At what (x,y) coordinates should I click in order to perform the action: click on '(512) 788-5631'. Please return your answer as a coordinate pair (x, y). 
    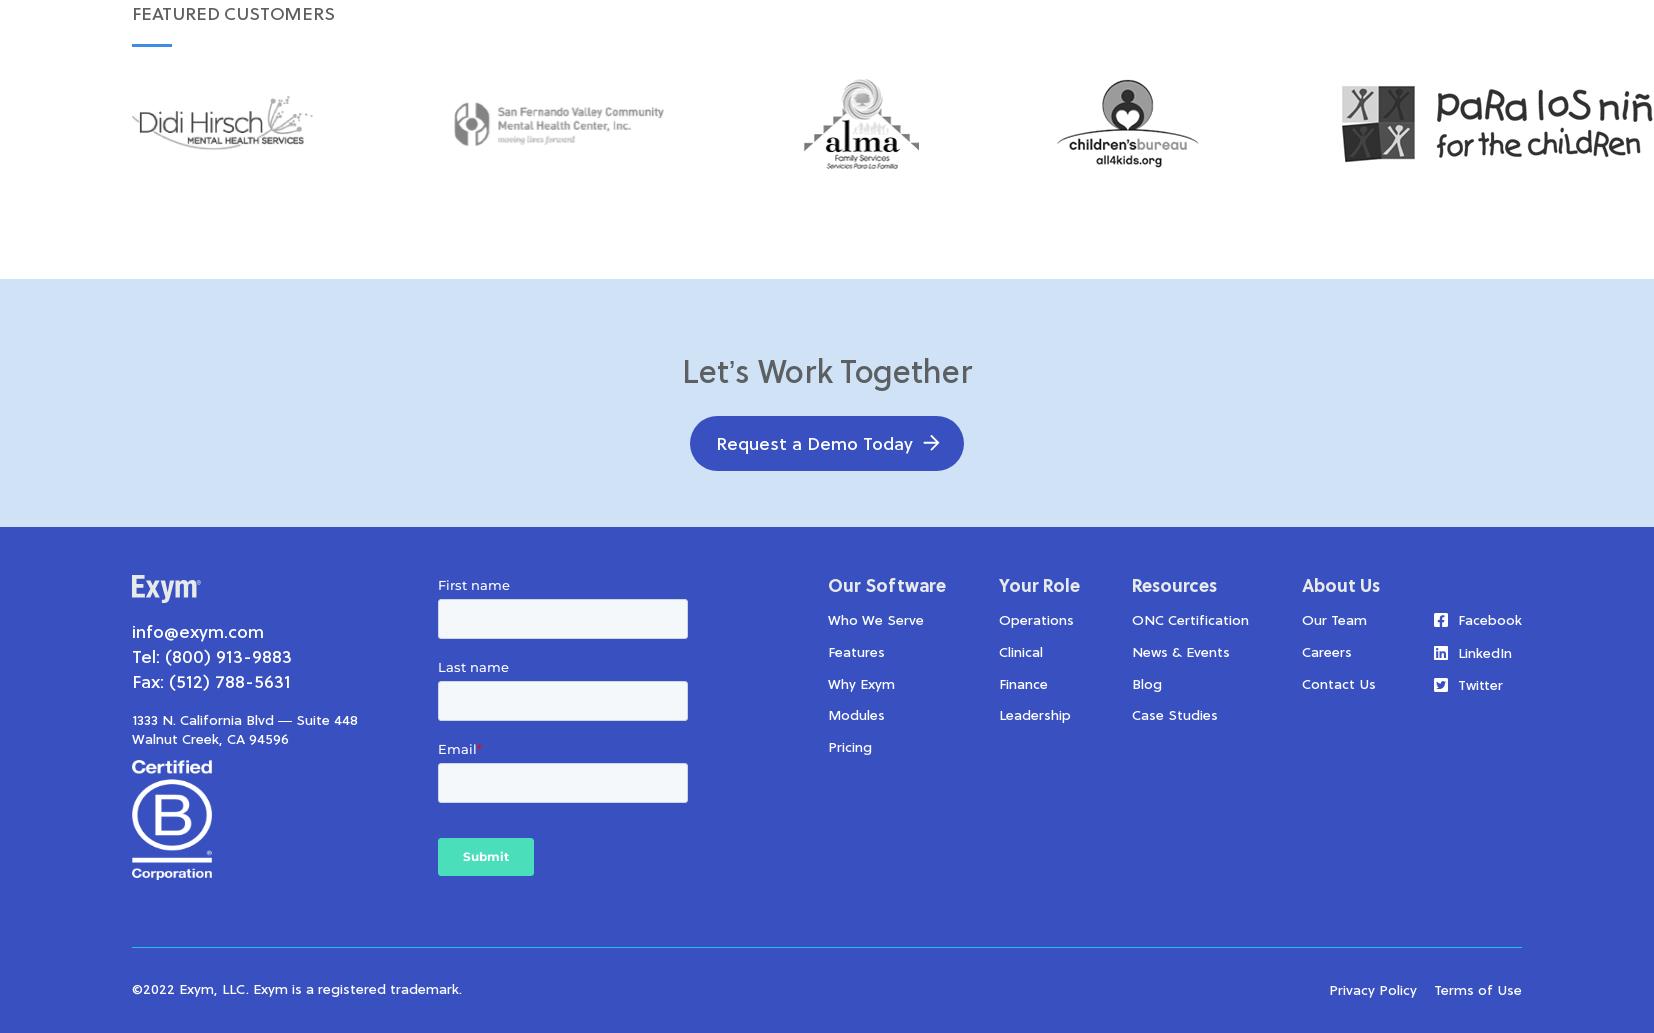
    Looking at the image, I should click on (229, 681).